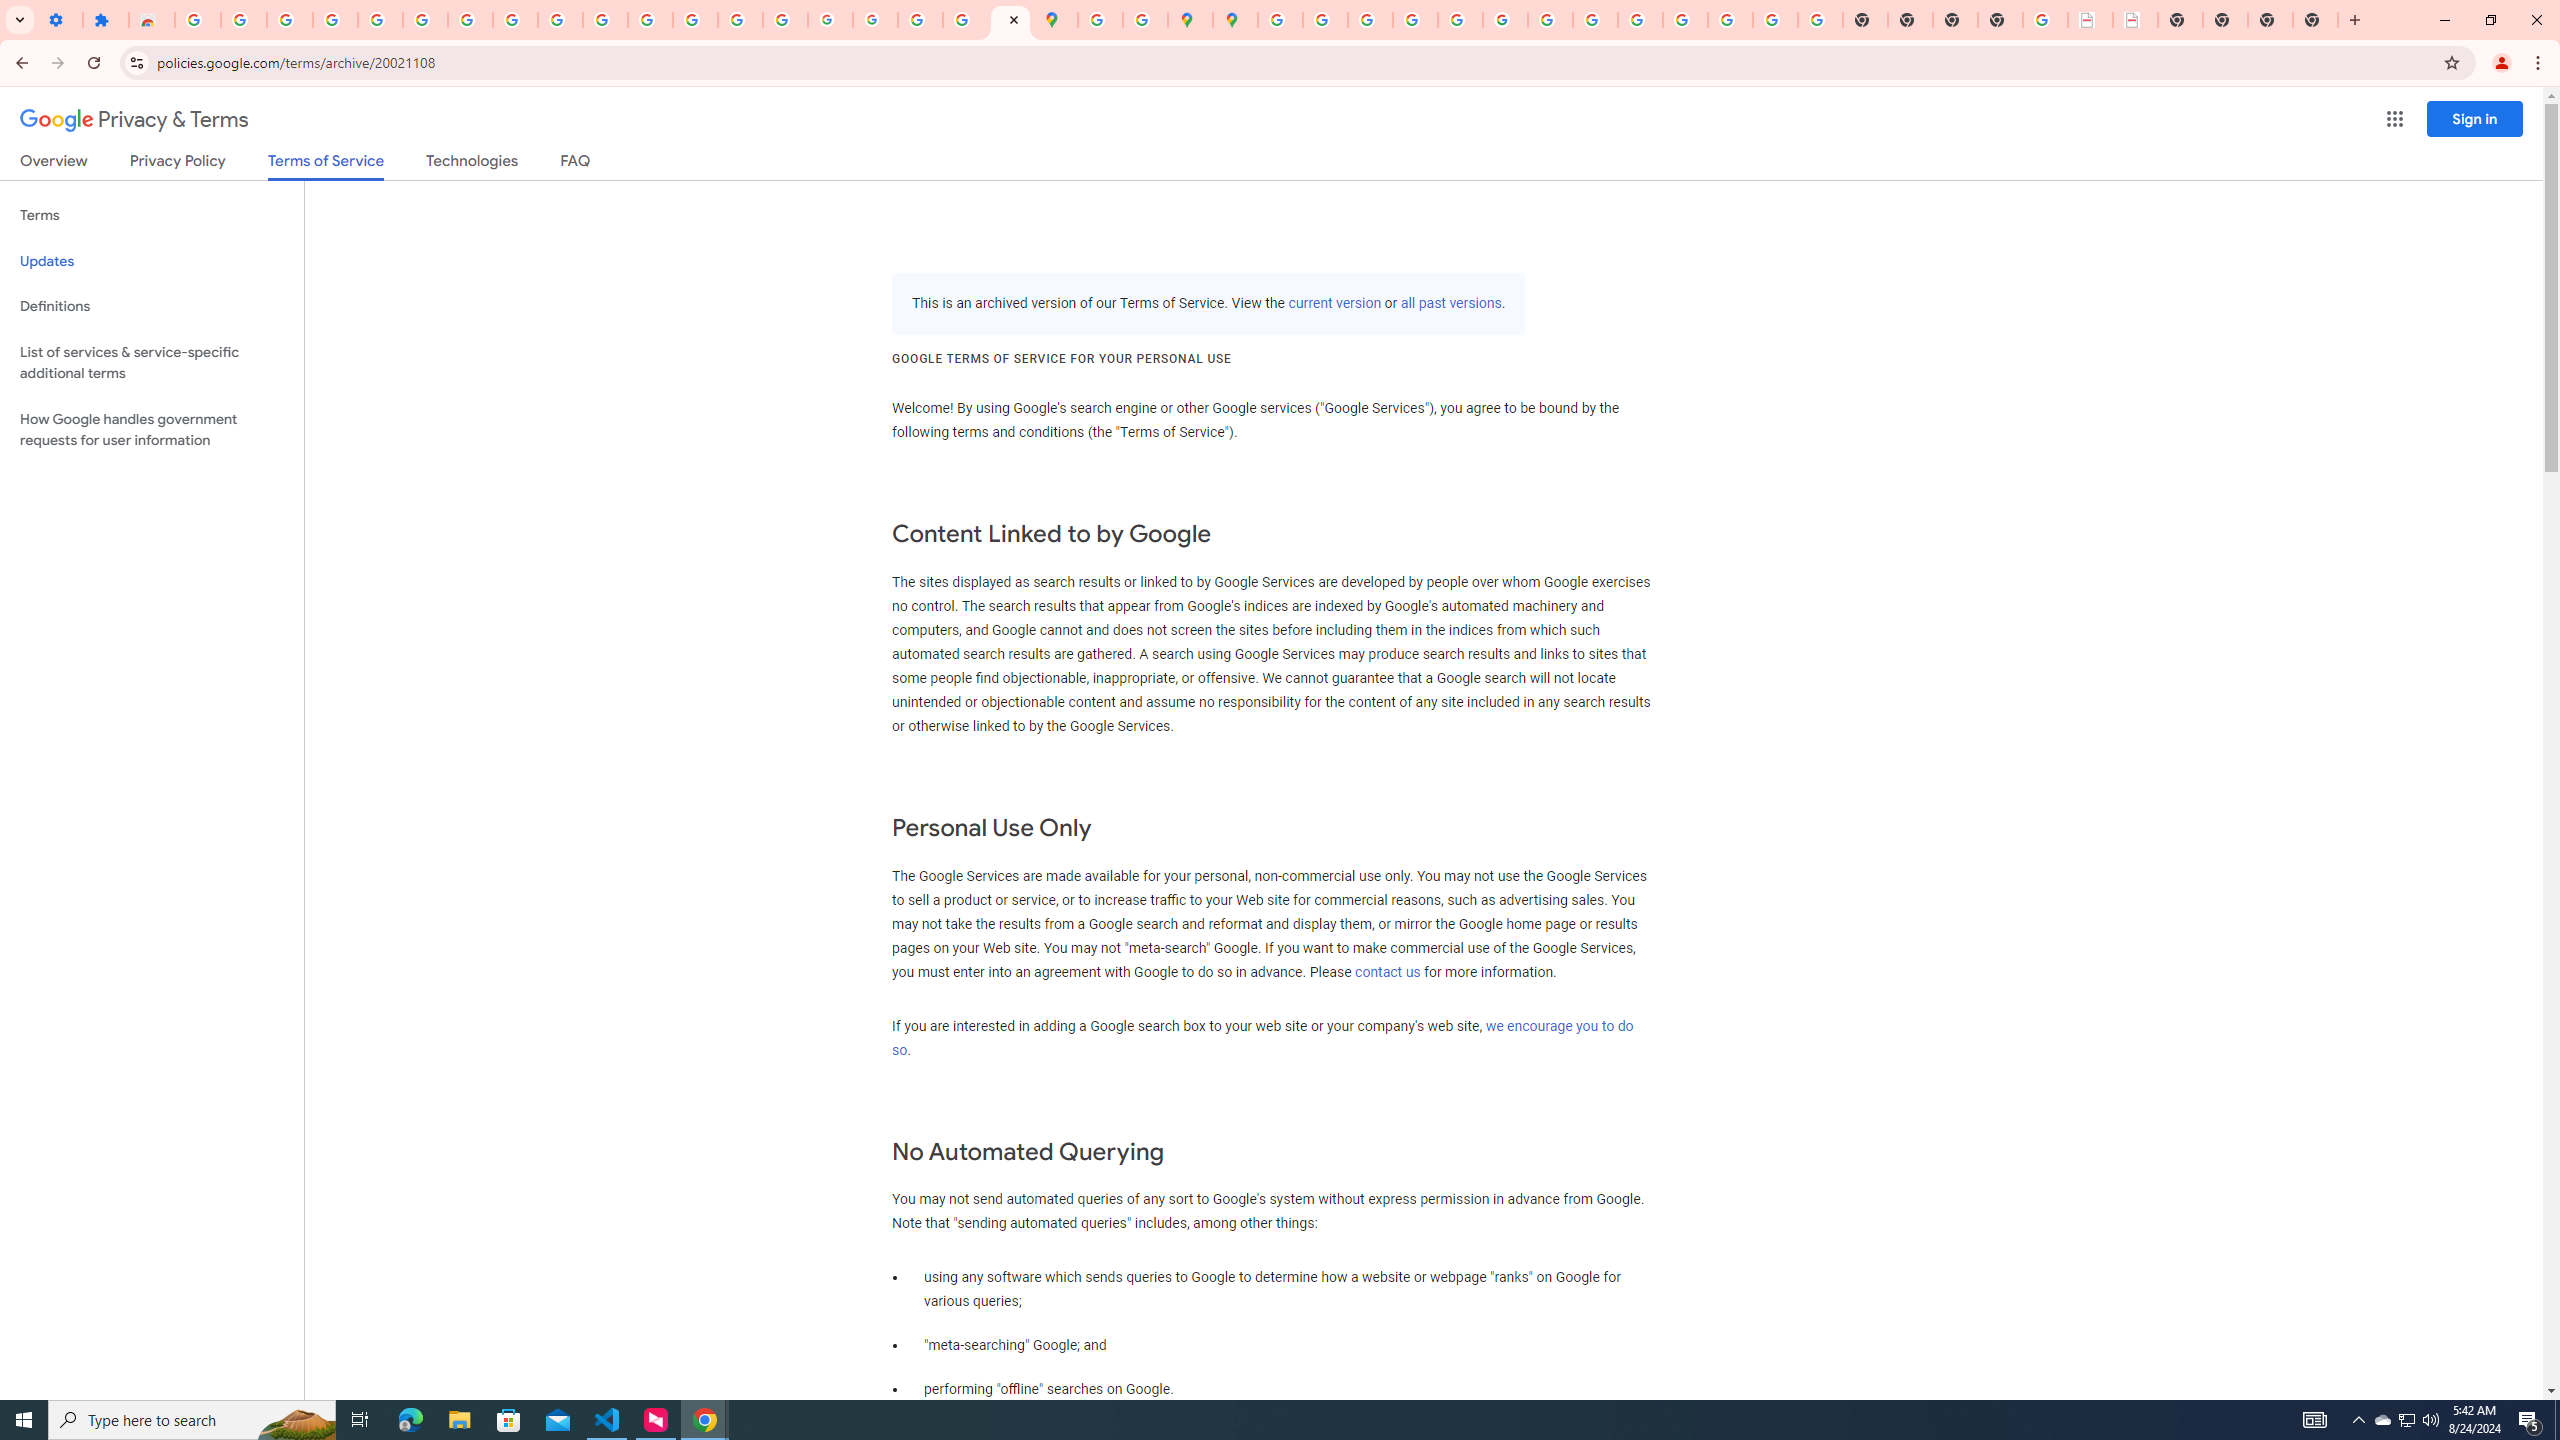 This screenshot has height=1440, width=2560. Describe the element at coordinates (514, 19) in the screenshot. I see `'Google Account'` at that location.